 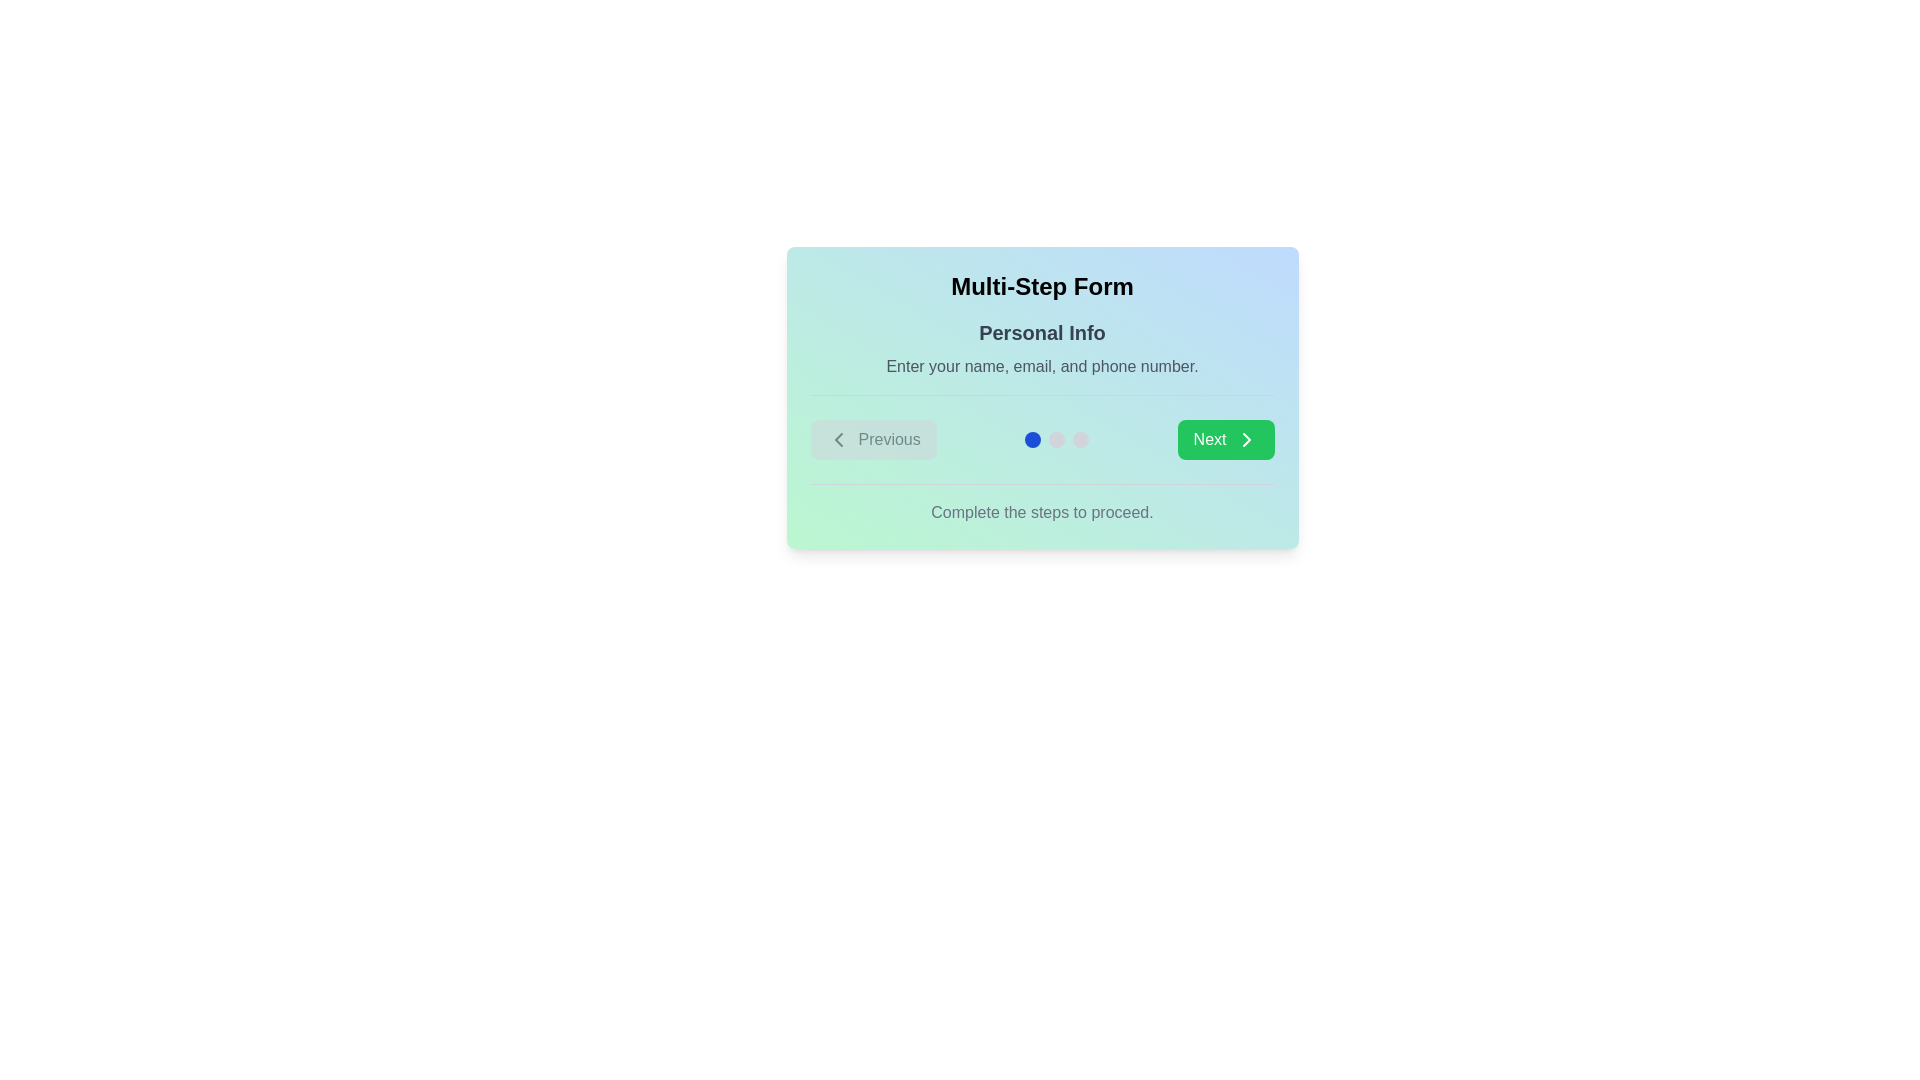 I want to click on the left-pointing chevron arrow icon that indicates the 'Previous' button, which is visually aligned with the button's text, so click(x=838, y=438).